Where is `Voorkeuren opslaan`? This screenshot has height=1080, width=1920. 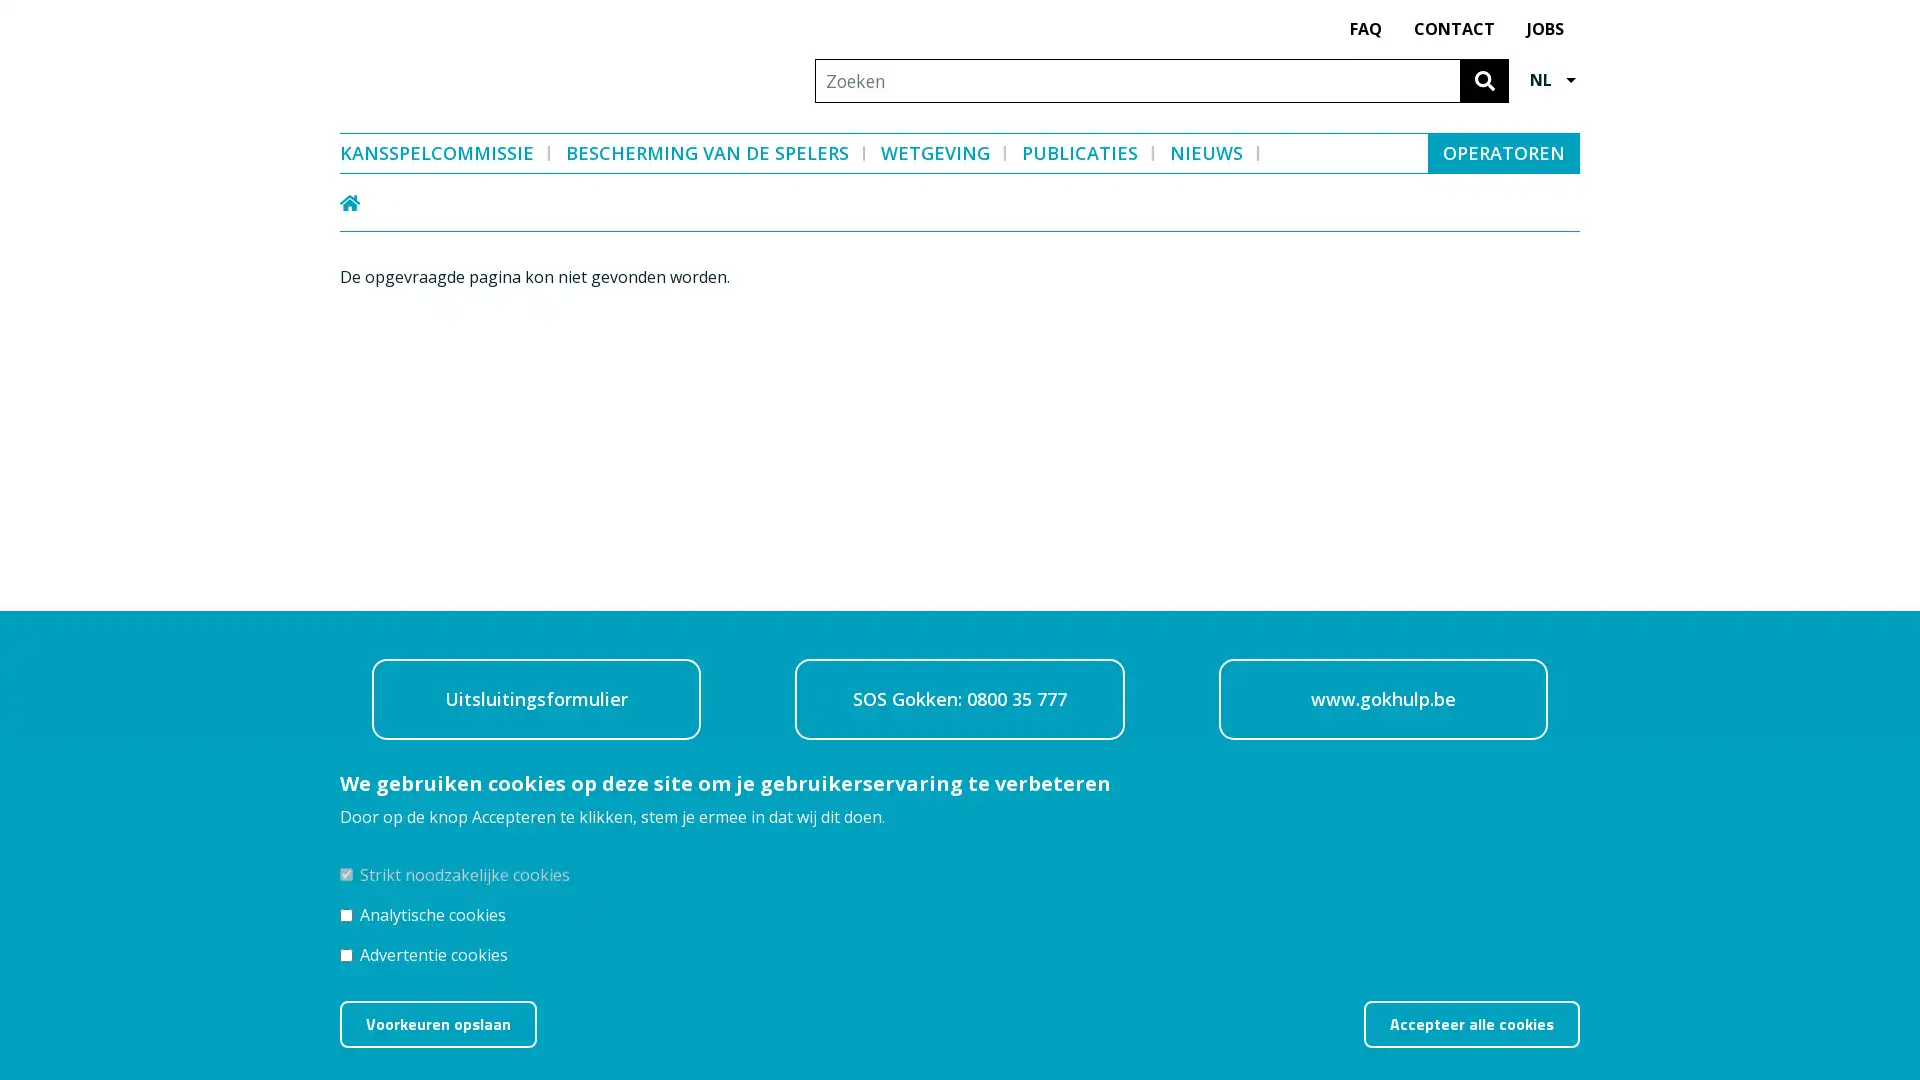
Voorkeuren opslaan is located at coordinates (437, 1023).